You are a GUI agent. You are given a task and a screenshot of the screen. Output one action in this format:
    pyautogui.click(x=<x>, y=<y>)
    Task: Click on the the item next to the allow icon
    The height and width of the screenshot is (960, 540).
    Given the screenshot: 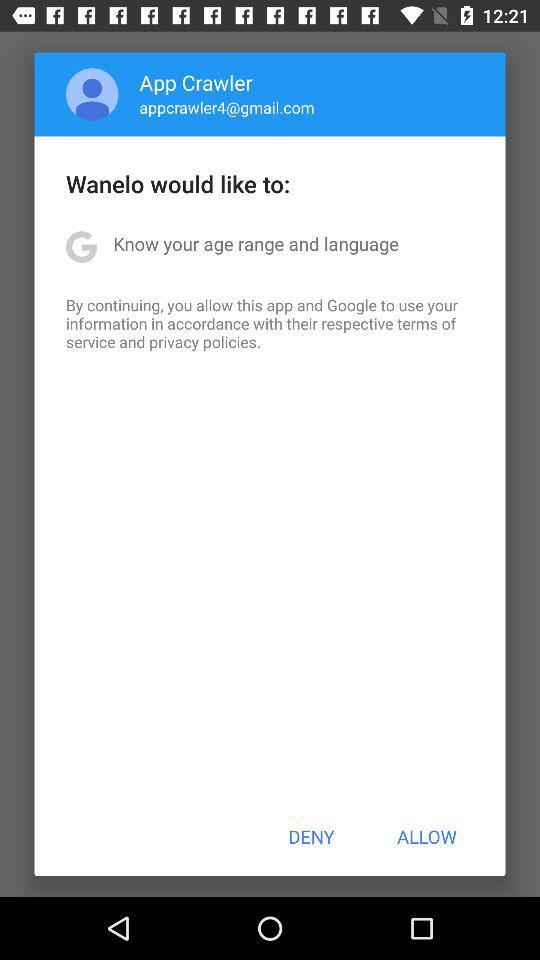 What is the action you would take?
    pyautogui.click(x=311, y=836)
    